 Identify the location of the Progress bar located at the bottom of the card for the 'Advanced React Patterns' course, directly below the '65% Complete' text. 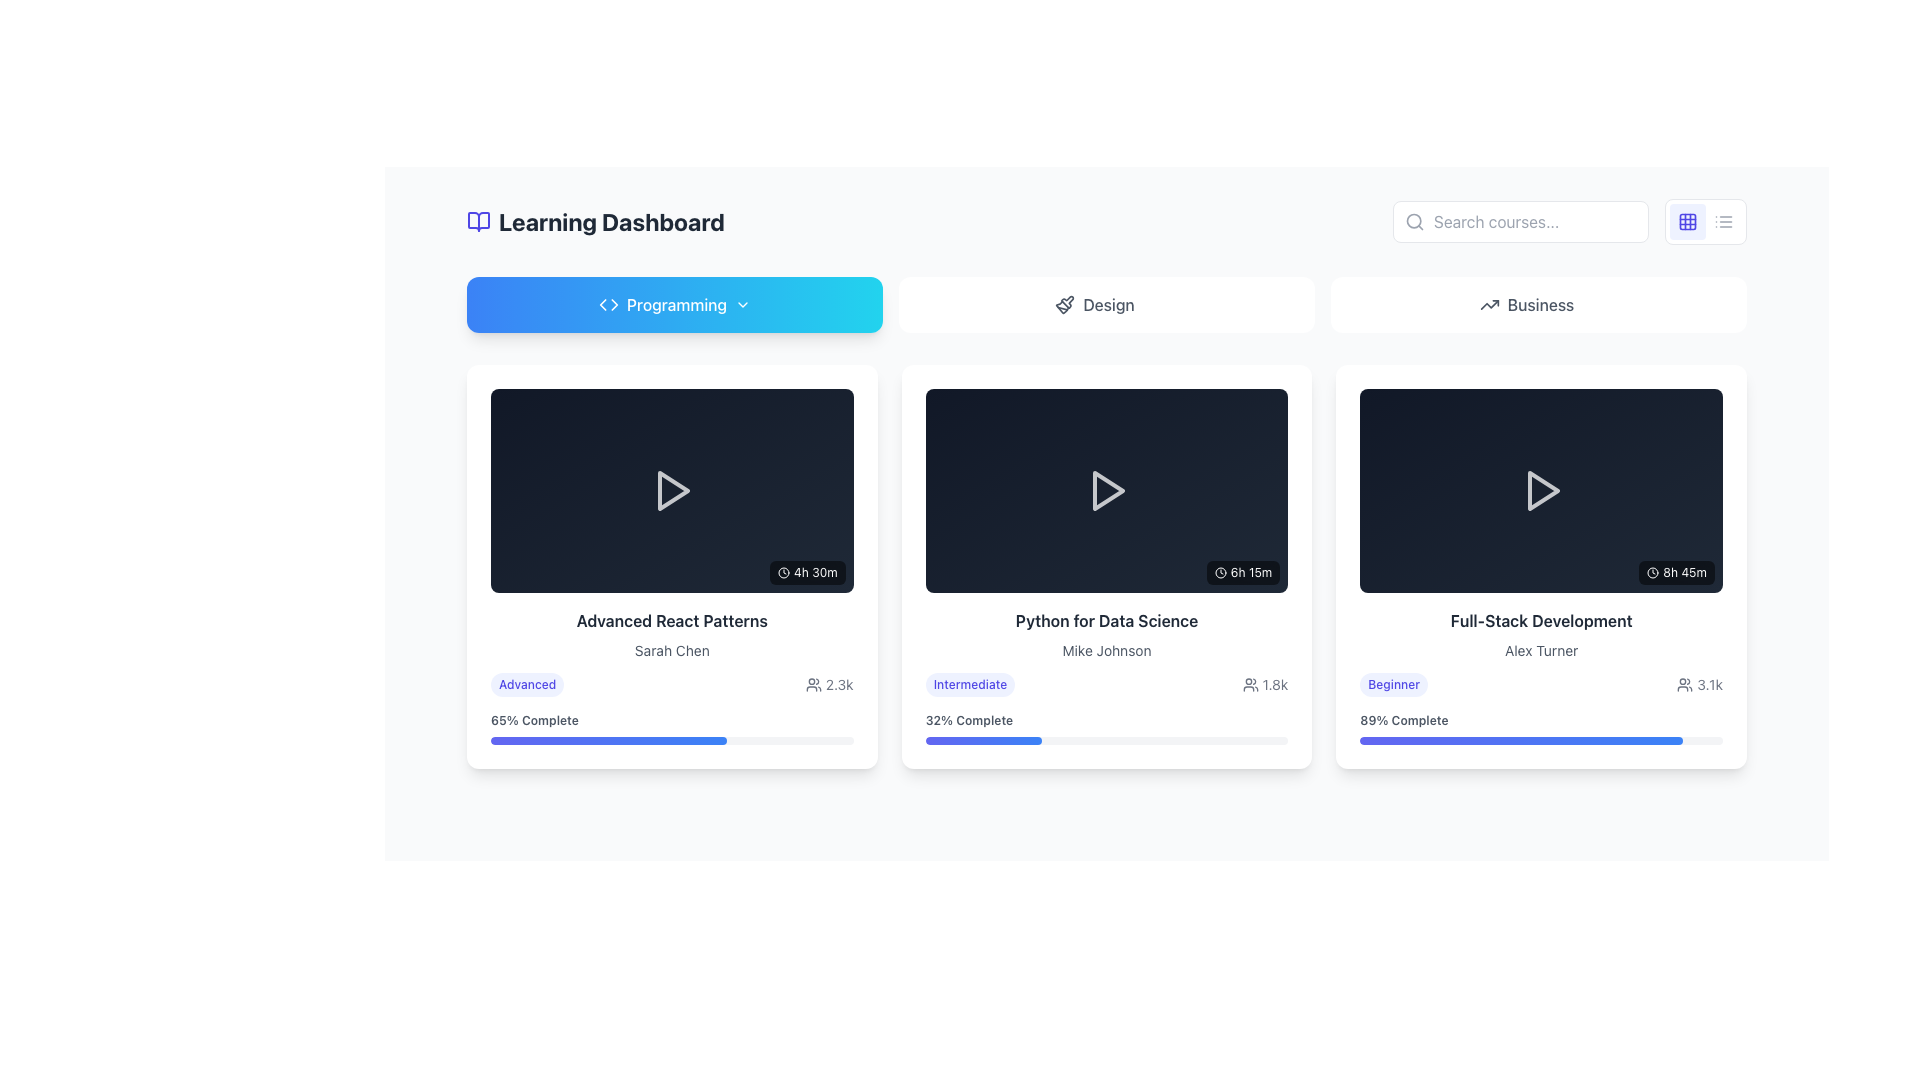
(672, 740).